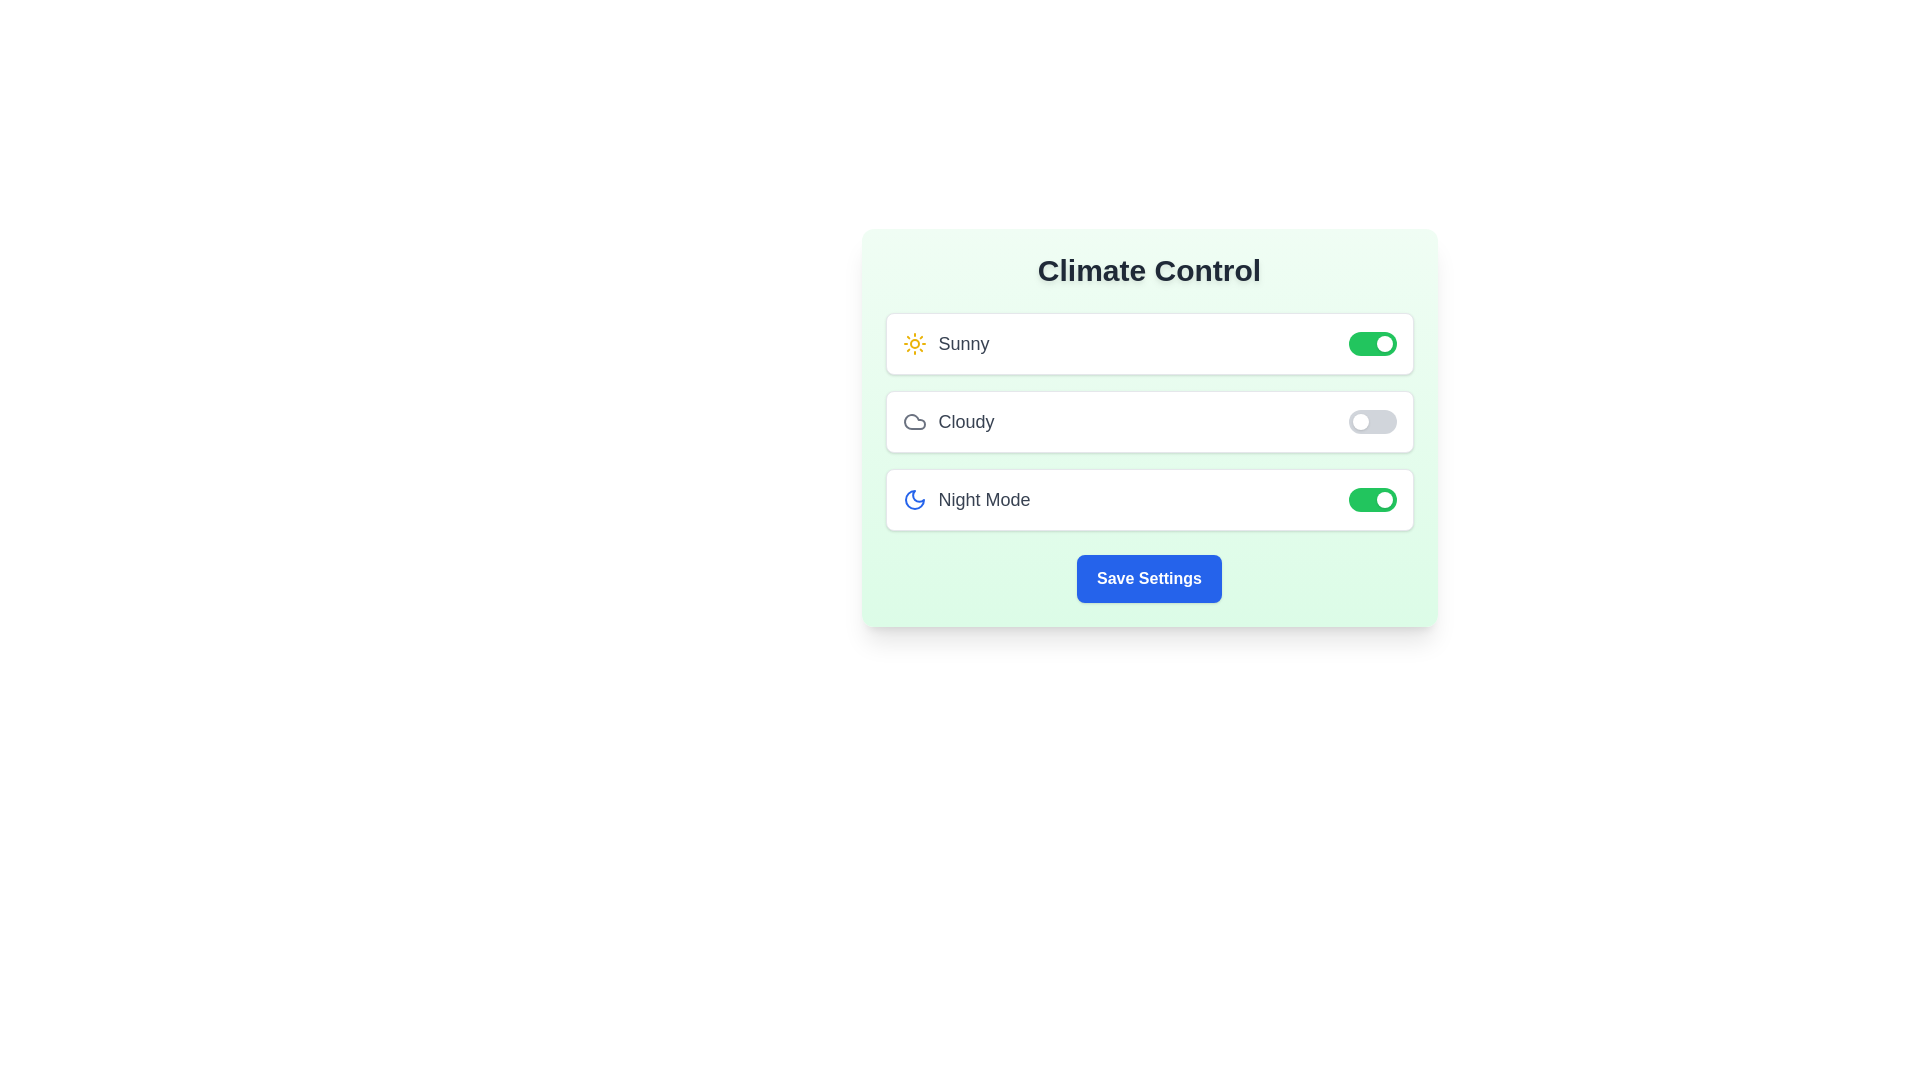 The width and height of the screenshot is (1920, 1080). What do you see at coordinates (965, 499) in the screenshot?
I see `the text label for Night Mode` at bounding box center [965, 499].